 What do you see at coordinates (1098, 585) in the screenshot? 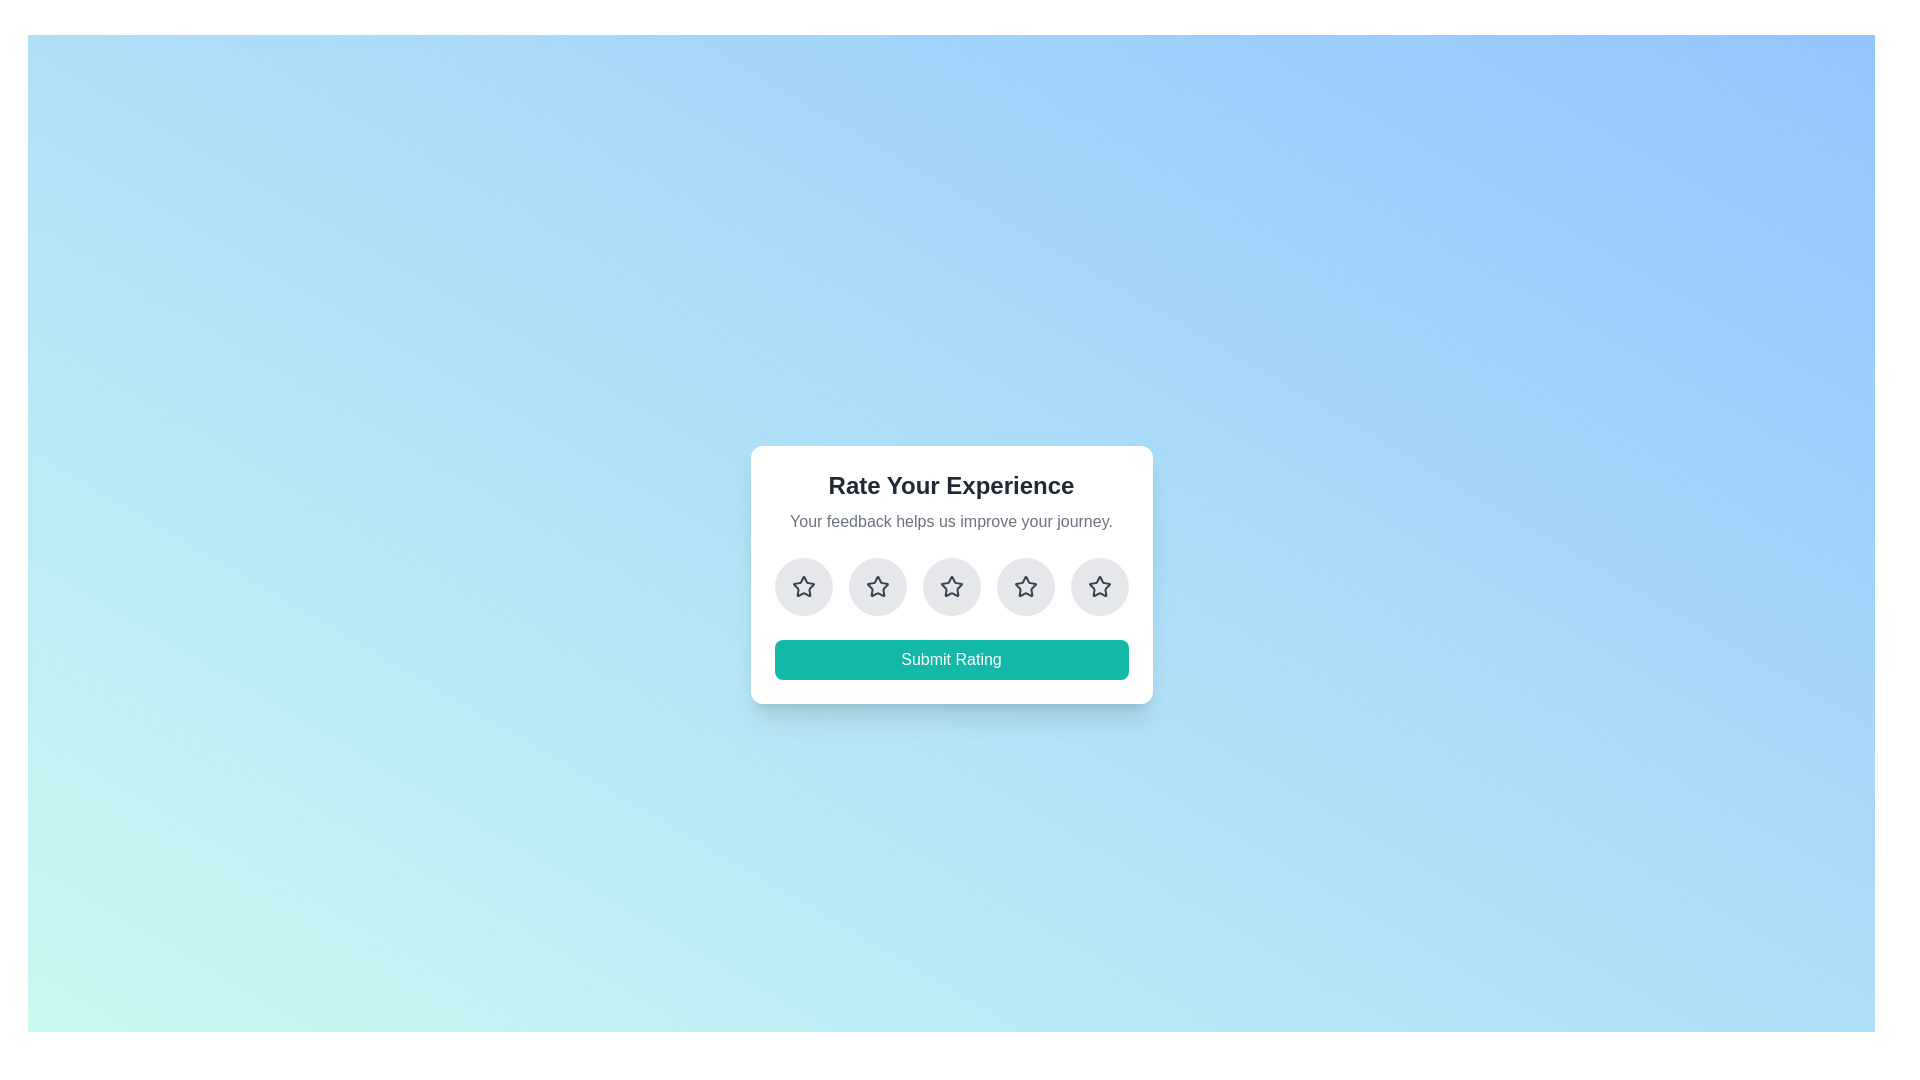
I see `the rating button corresponding to 5` at bounding box center [1098, 585].